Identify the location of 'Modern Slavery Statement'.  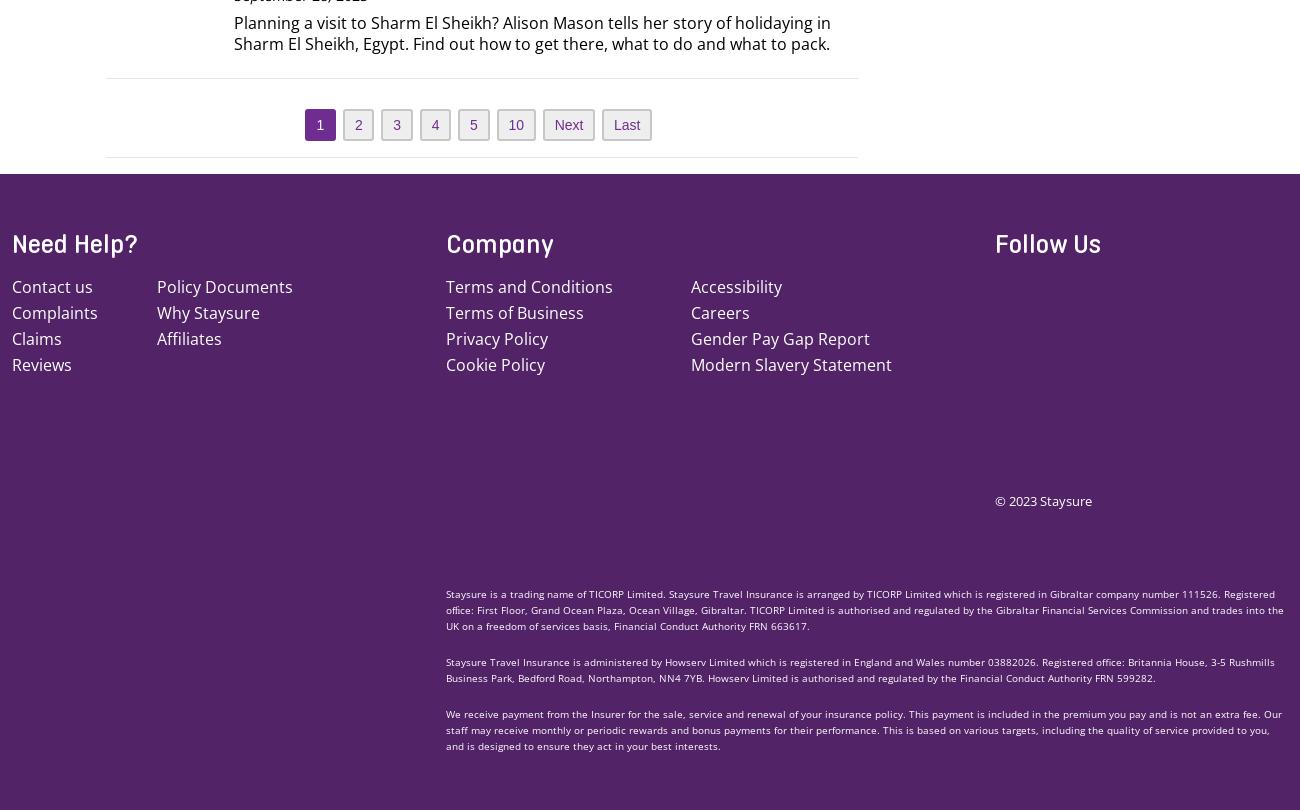
(689, 363).